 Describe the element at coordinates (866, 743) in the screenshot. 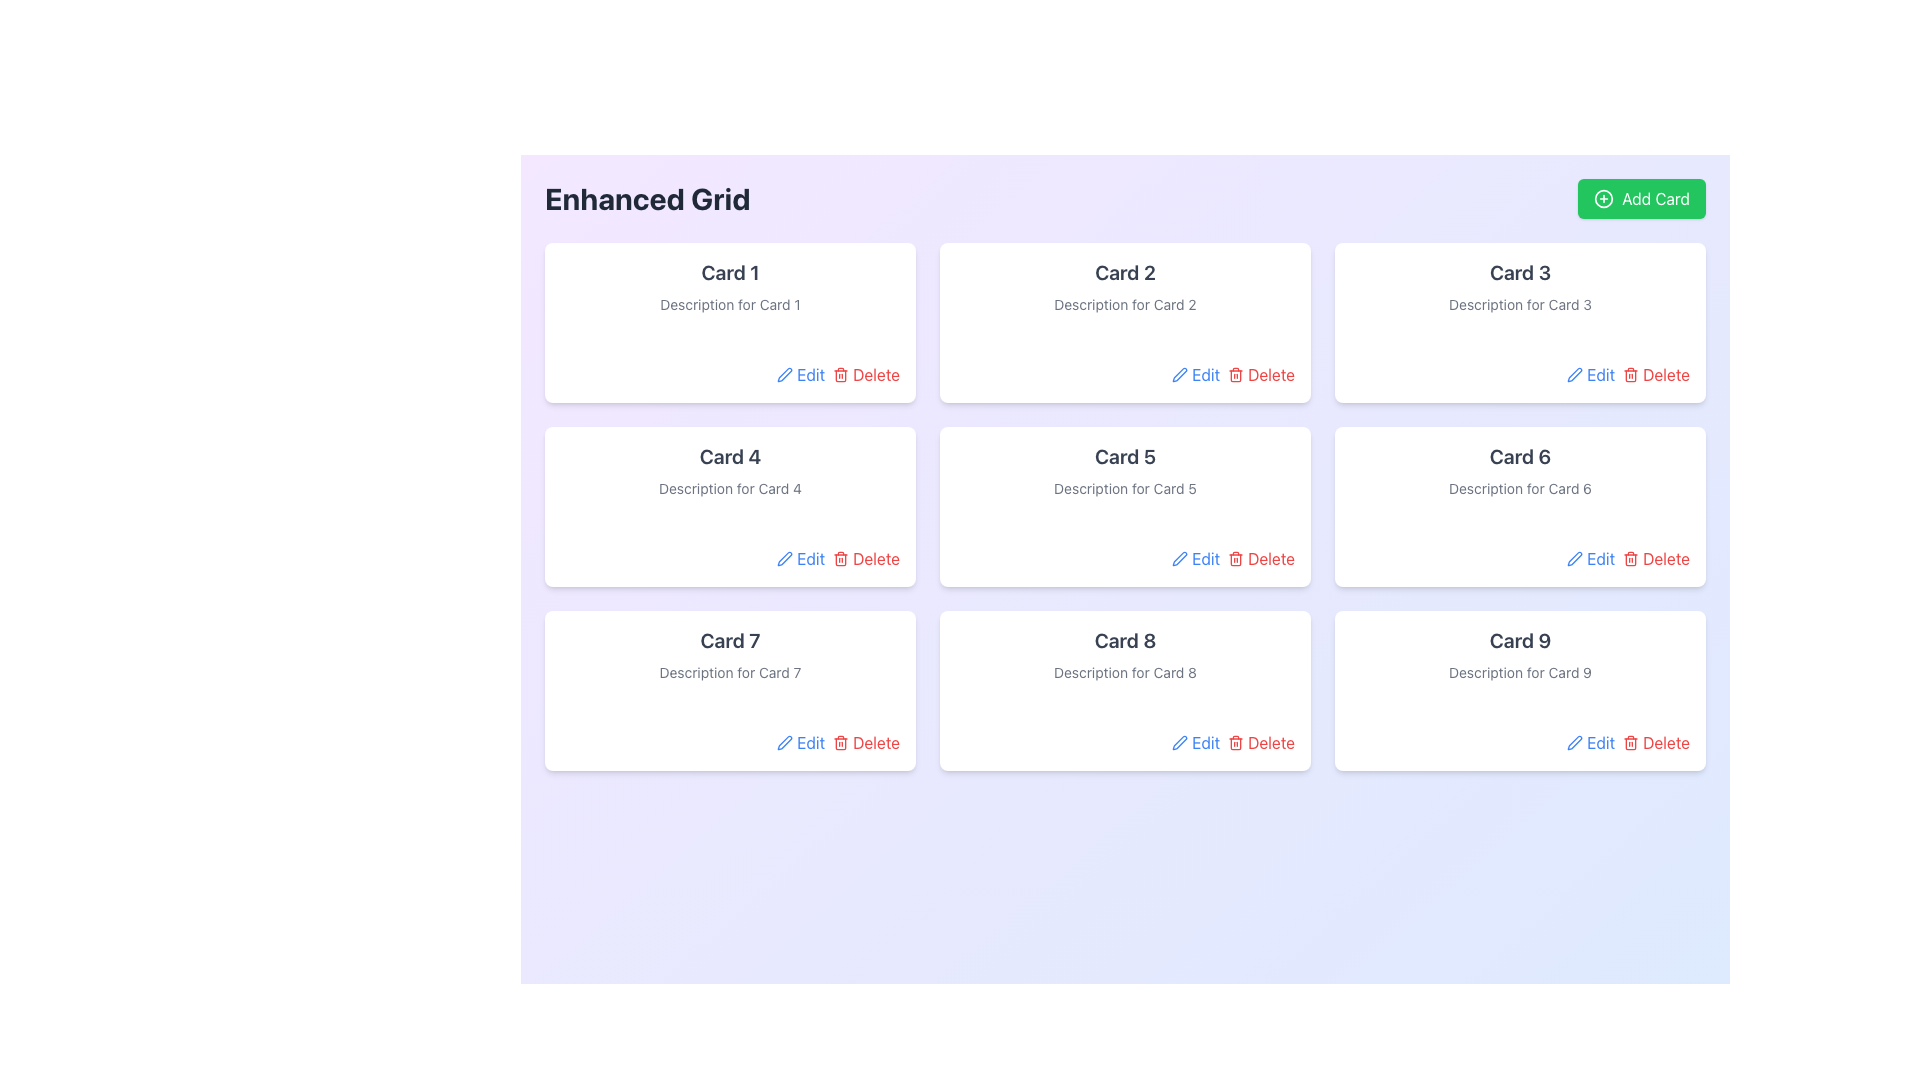

I see `the red 'Delete' button with a trash can icon located at the bottom-right of card 7 to change its shade` at that location.